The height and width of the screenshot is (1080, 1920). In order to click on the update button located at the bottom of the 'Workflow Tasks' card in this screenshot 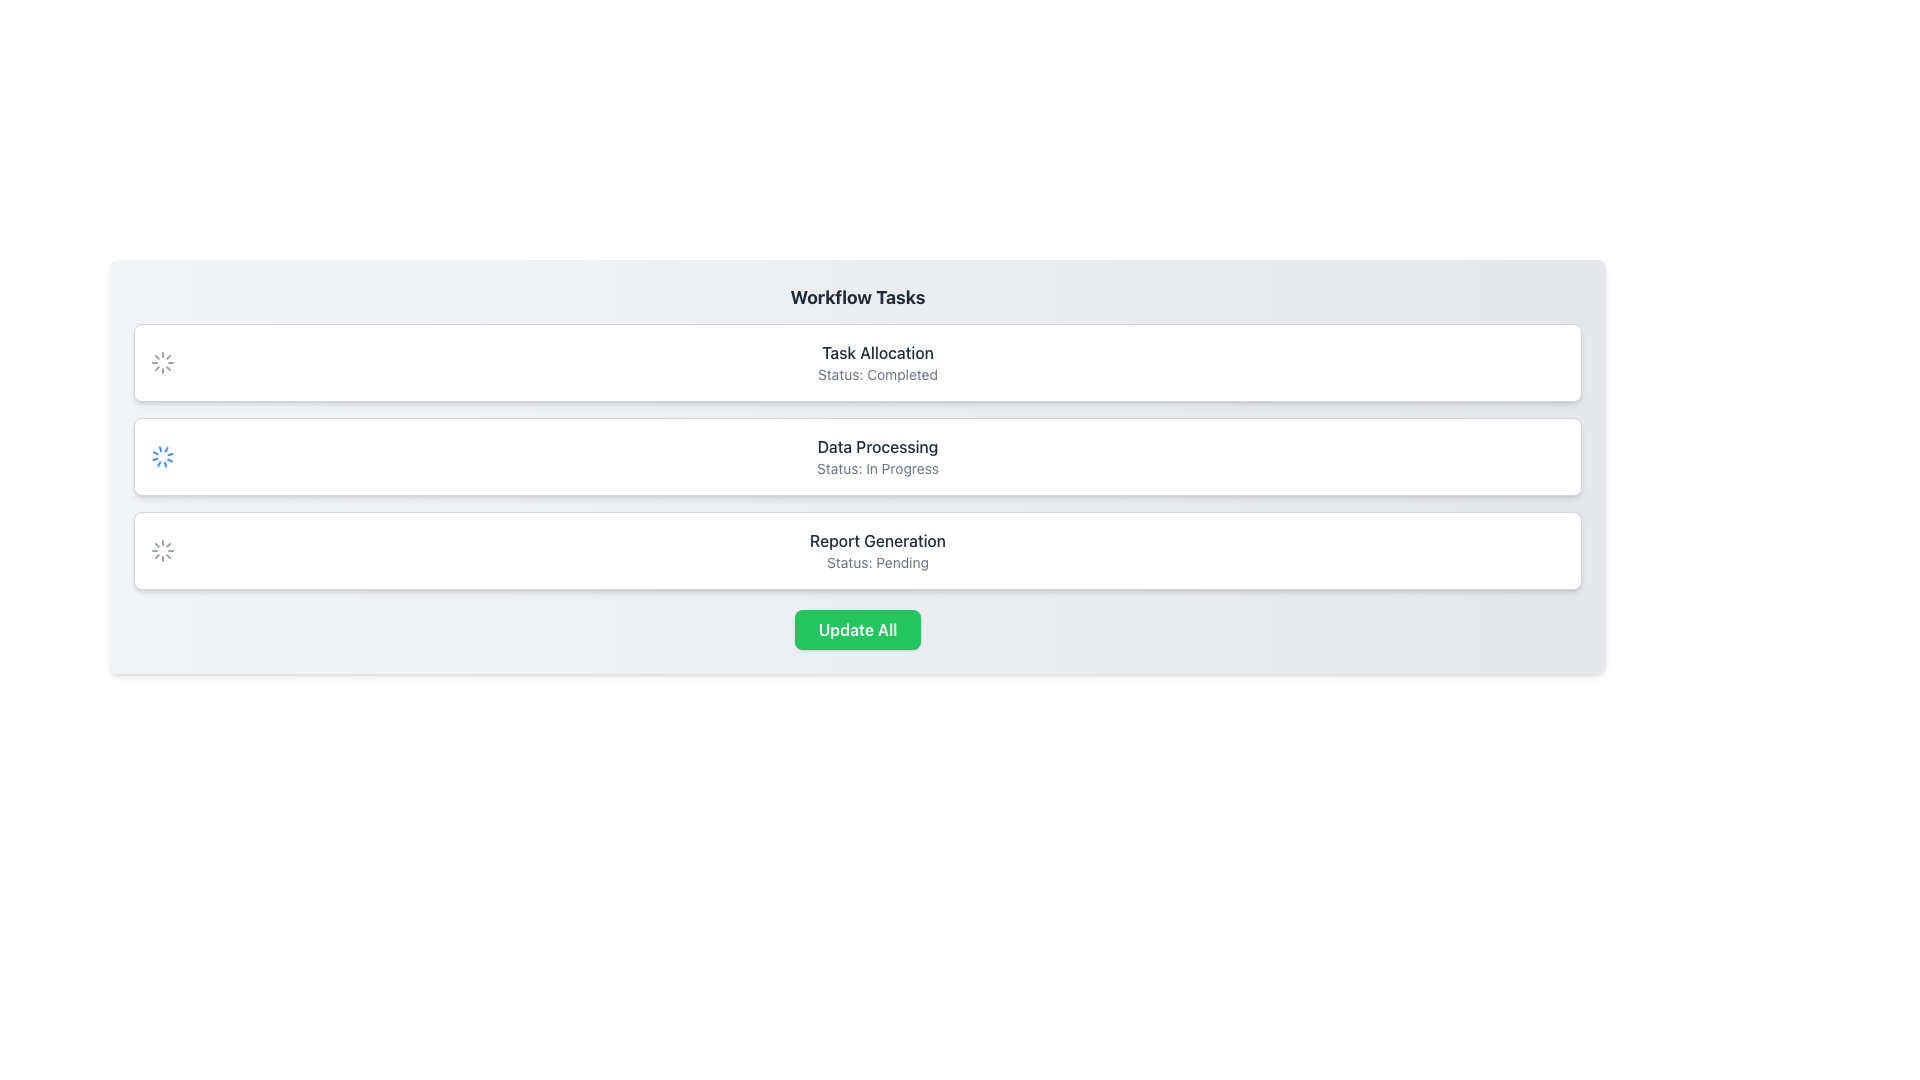, I will do `click(858, 628)`.